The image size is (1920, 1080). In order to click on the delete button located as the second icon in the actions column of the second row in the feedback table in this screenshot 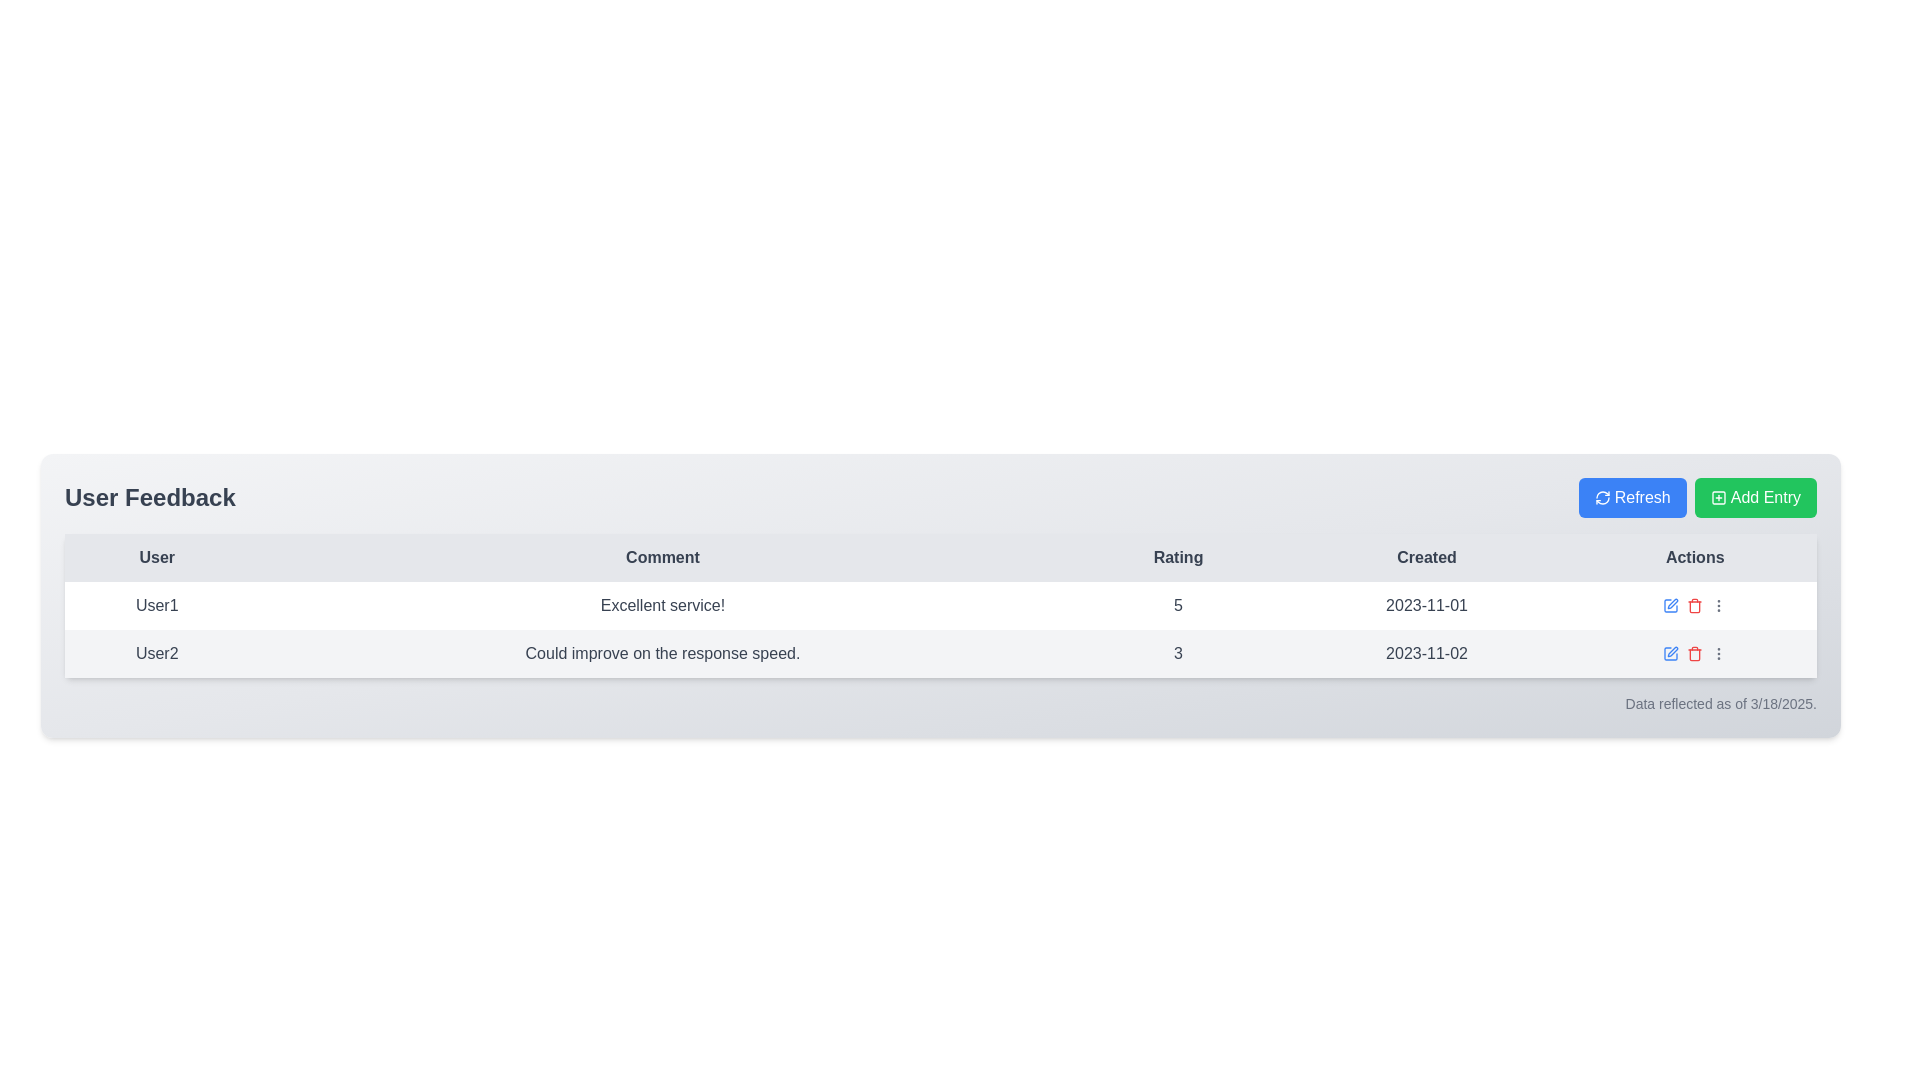, I will do `click(1694, 604)`.